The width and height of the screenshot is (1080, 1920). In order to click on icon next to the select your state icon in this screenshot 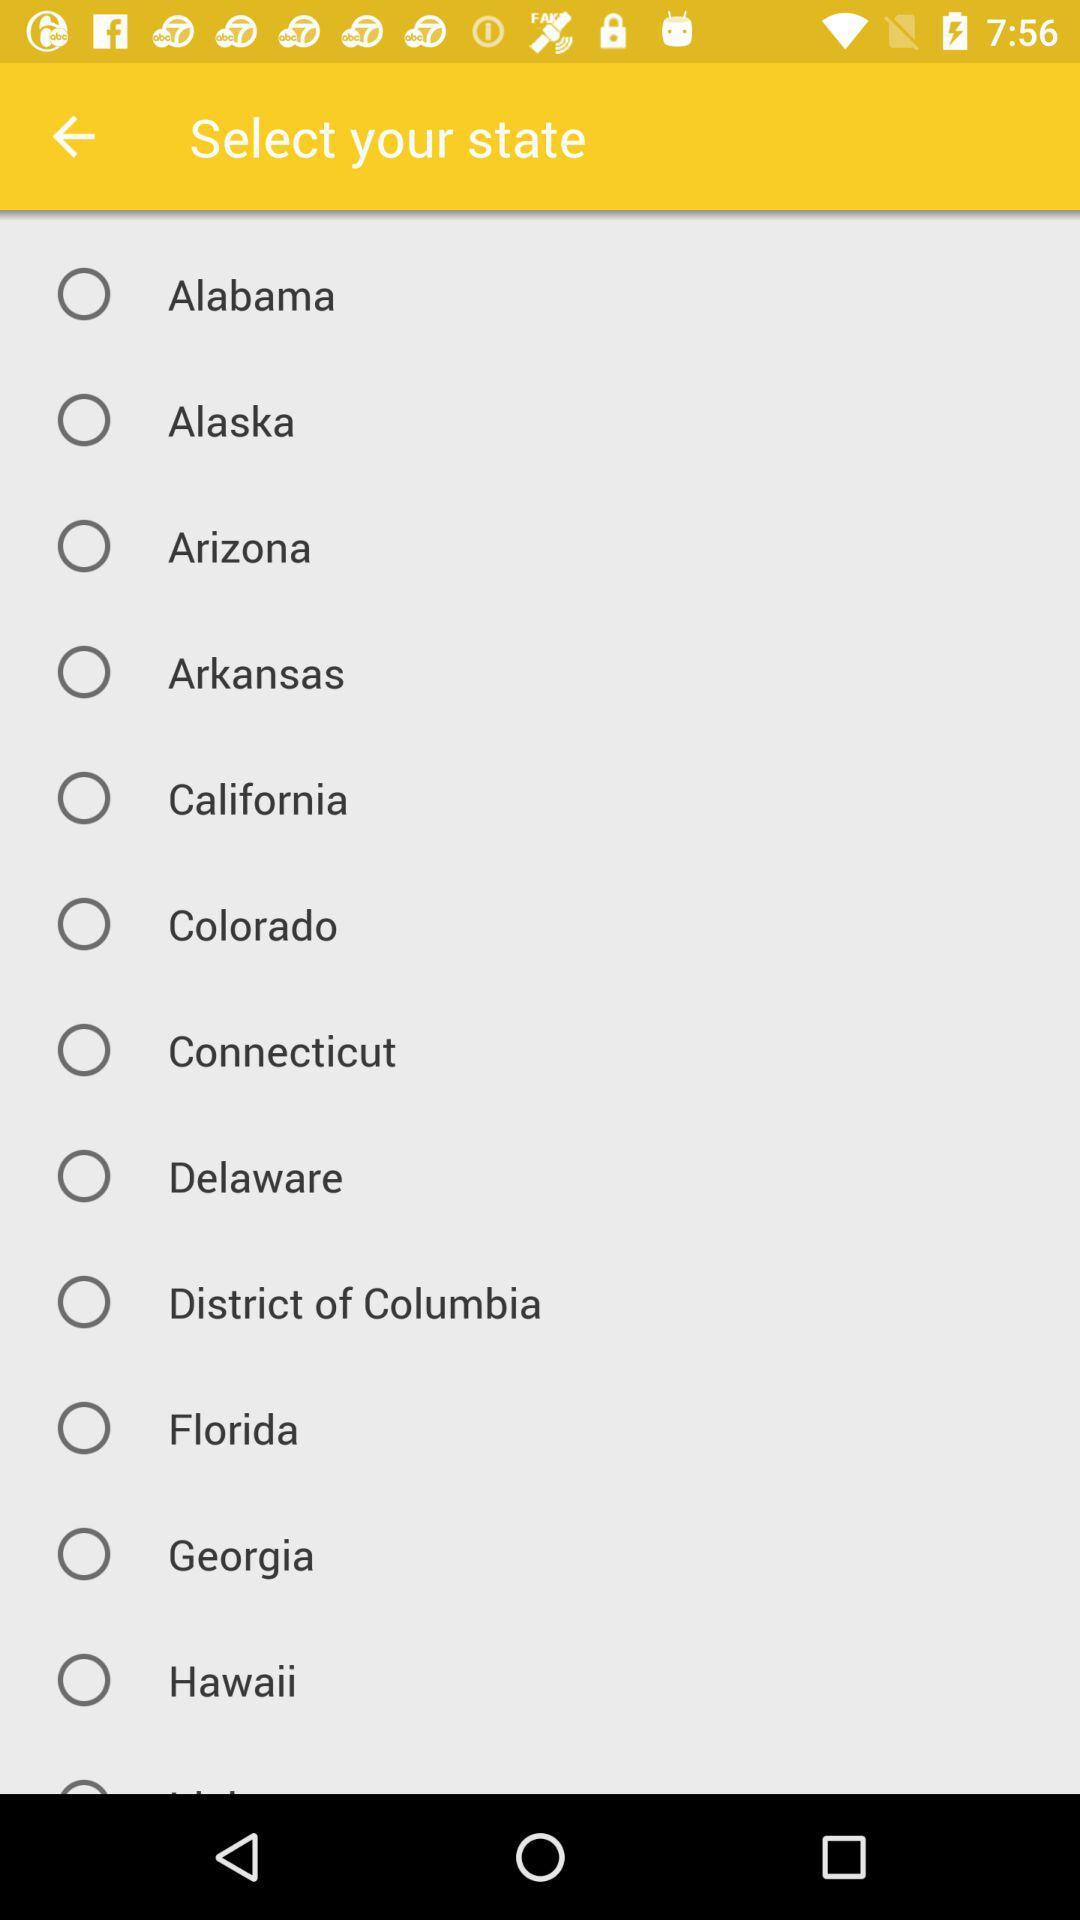, I will do `click(72, 135)`.